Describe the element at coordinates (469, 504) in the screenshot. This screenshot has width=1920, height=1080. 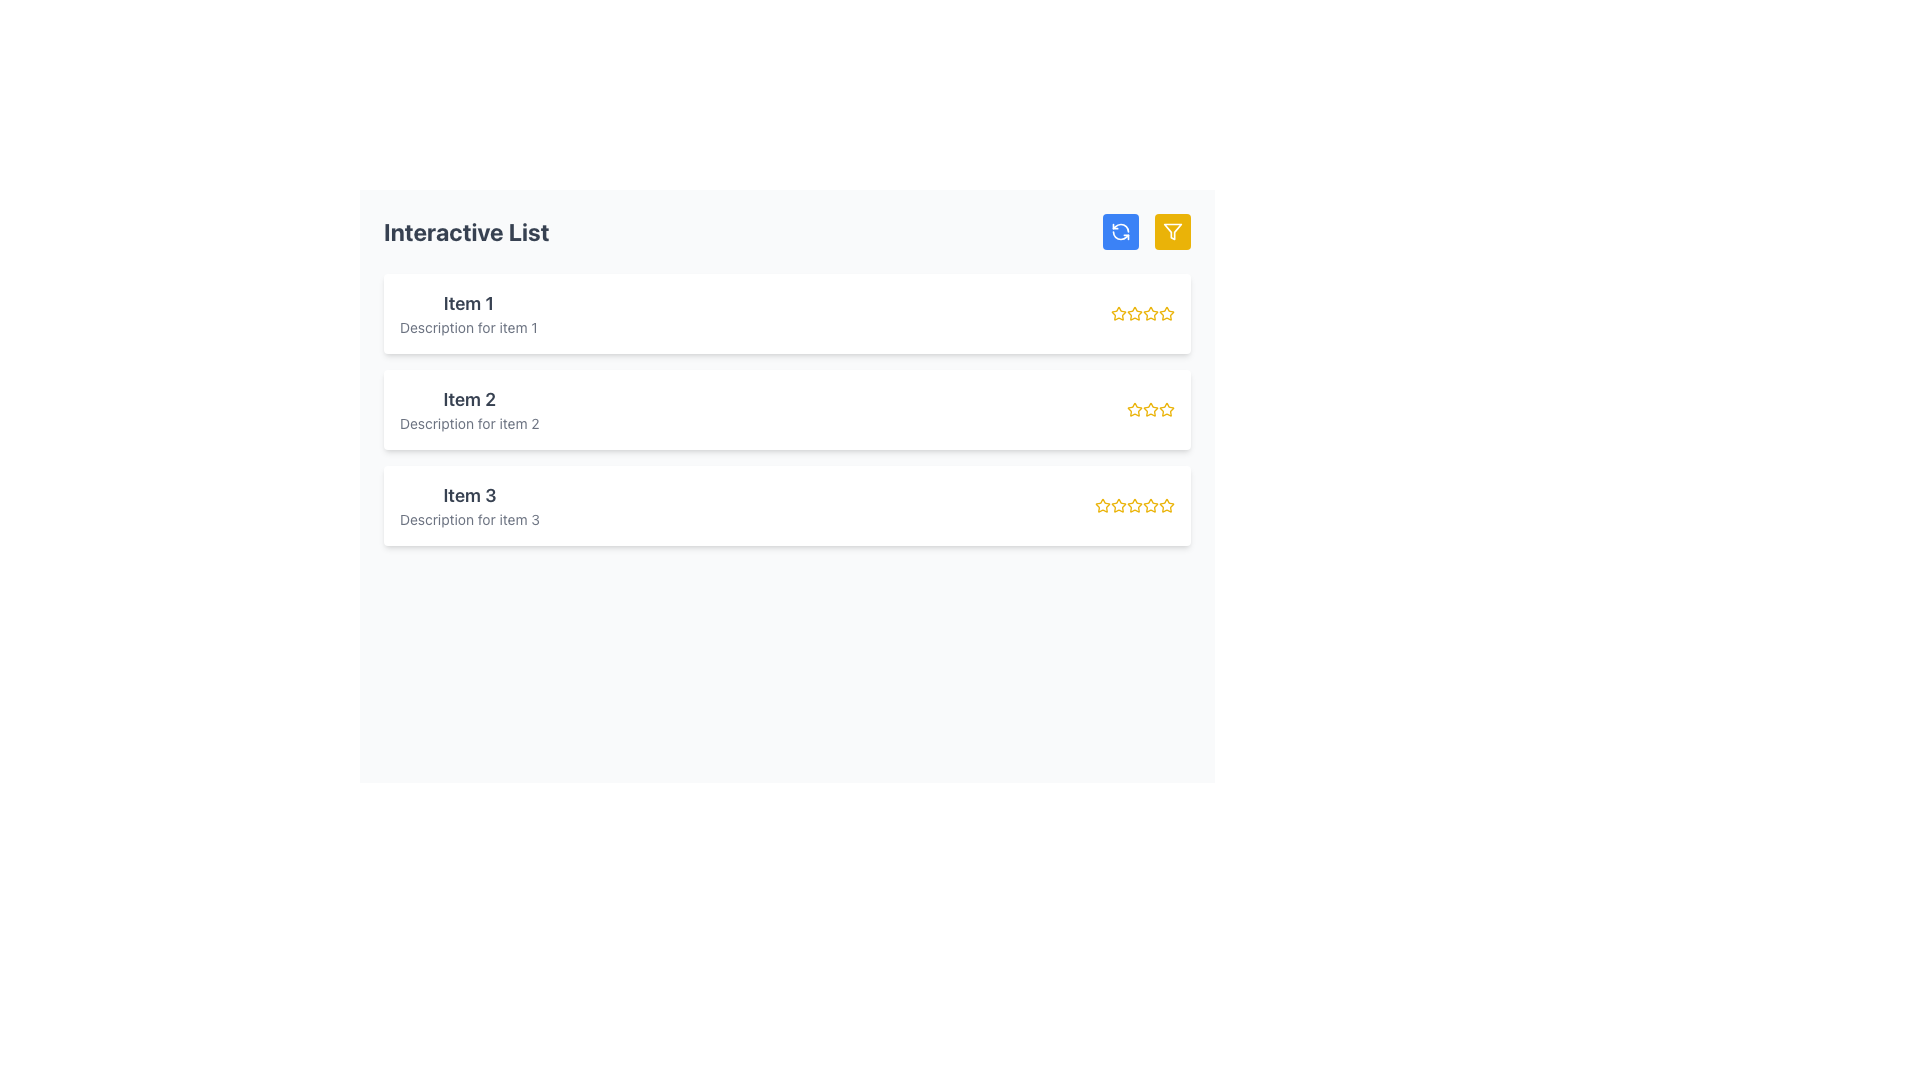
I see `the third list item titled 'Item 3'` at that location.